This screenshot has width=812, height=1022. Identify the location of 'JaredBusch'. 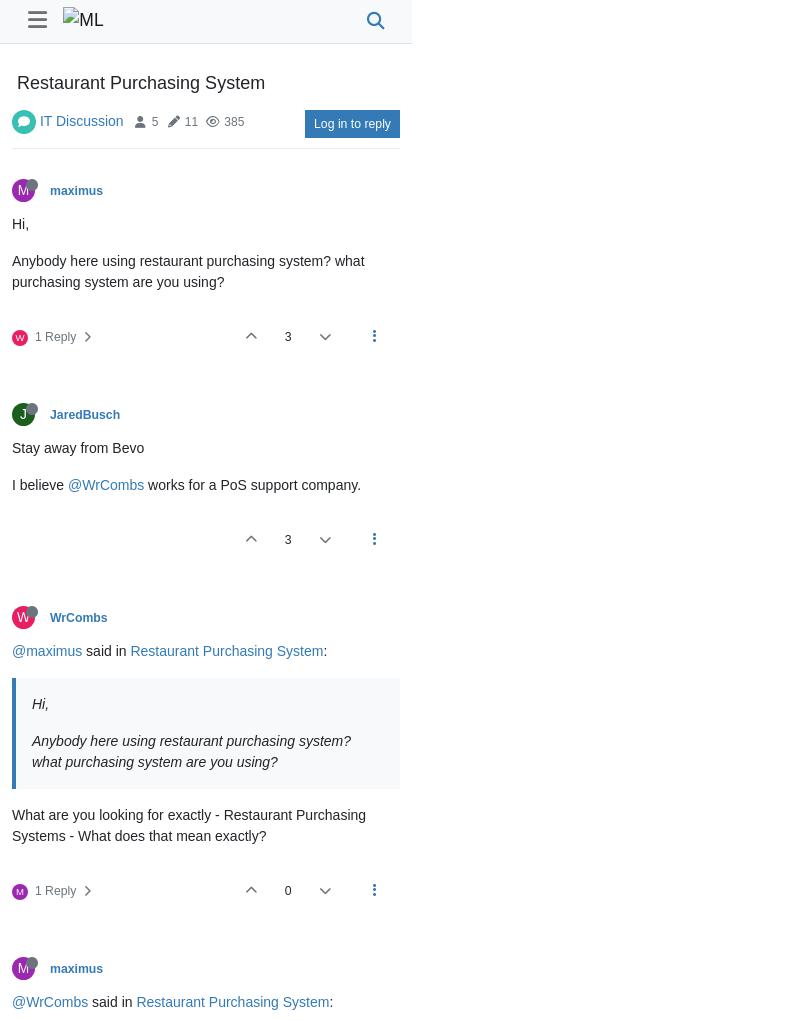
(85, 415).